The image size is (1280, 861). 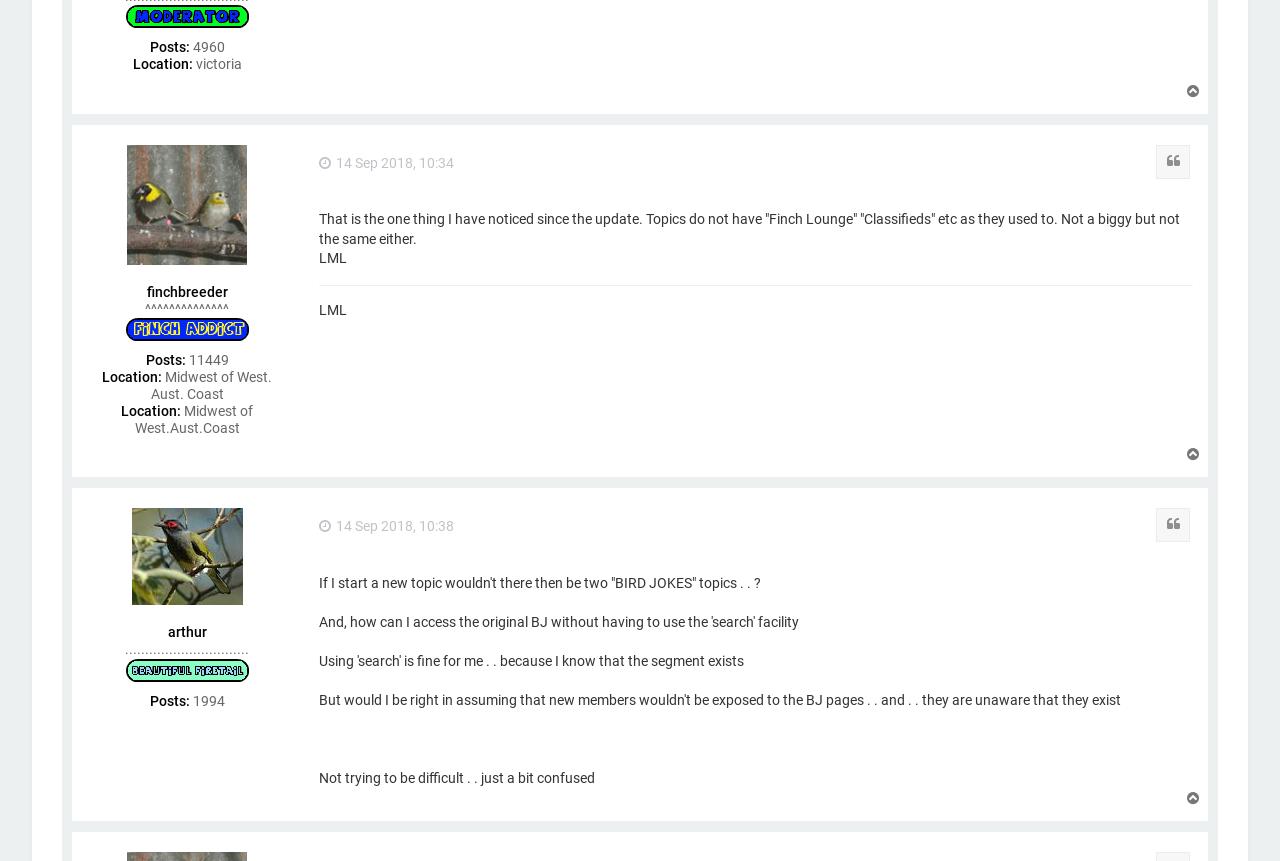 What do you see at coordinates (395, 162) in the screenshot?
I see `'14 Sep 2018, 10:34'` at bounding box center [395, 162].